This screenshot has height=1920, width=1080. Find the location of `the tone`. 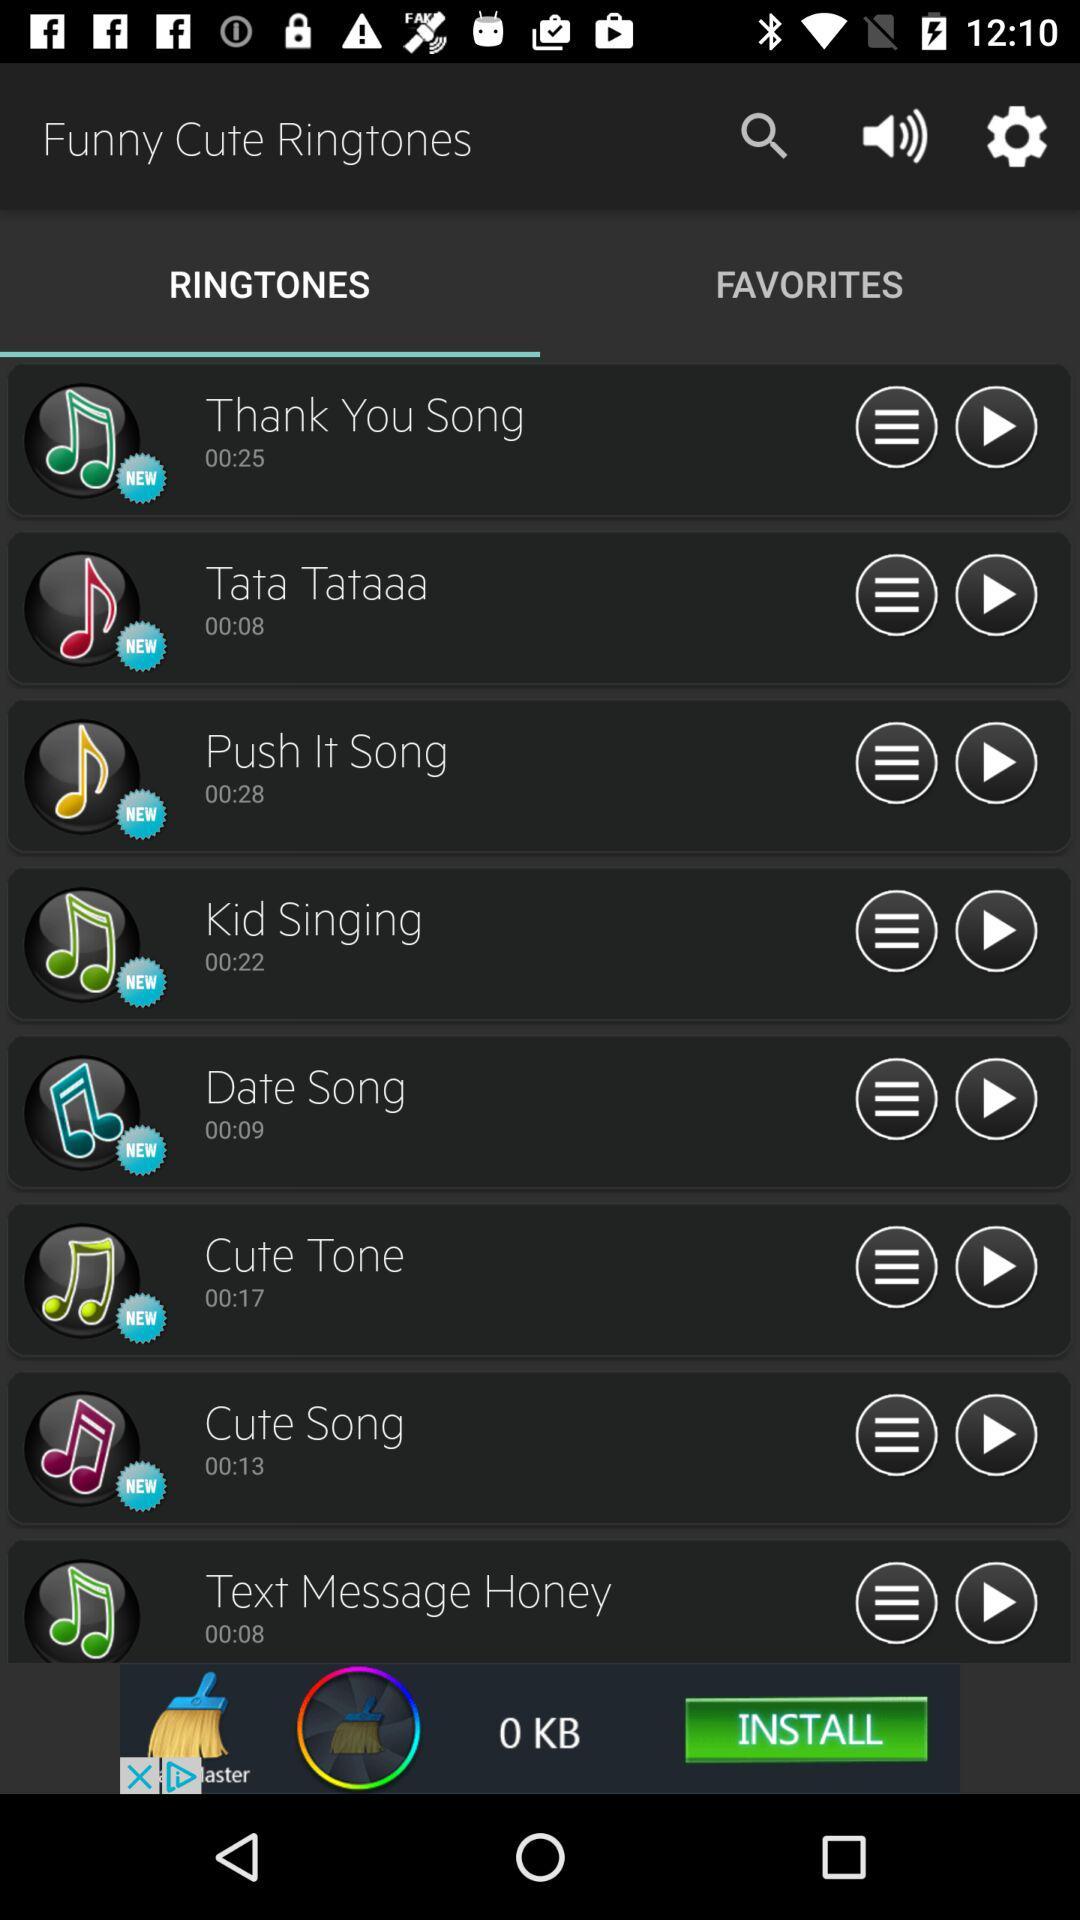

the tone is located at coordinates (995, 1267).